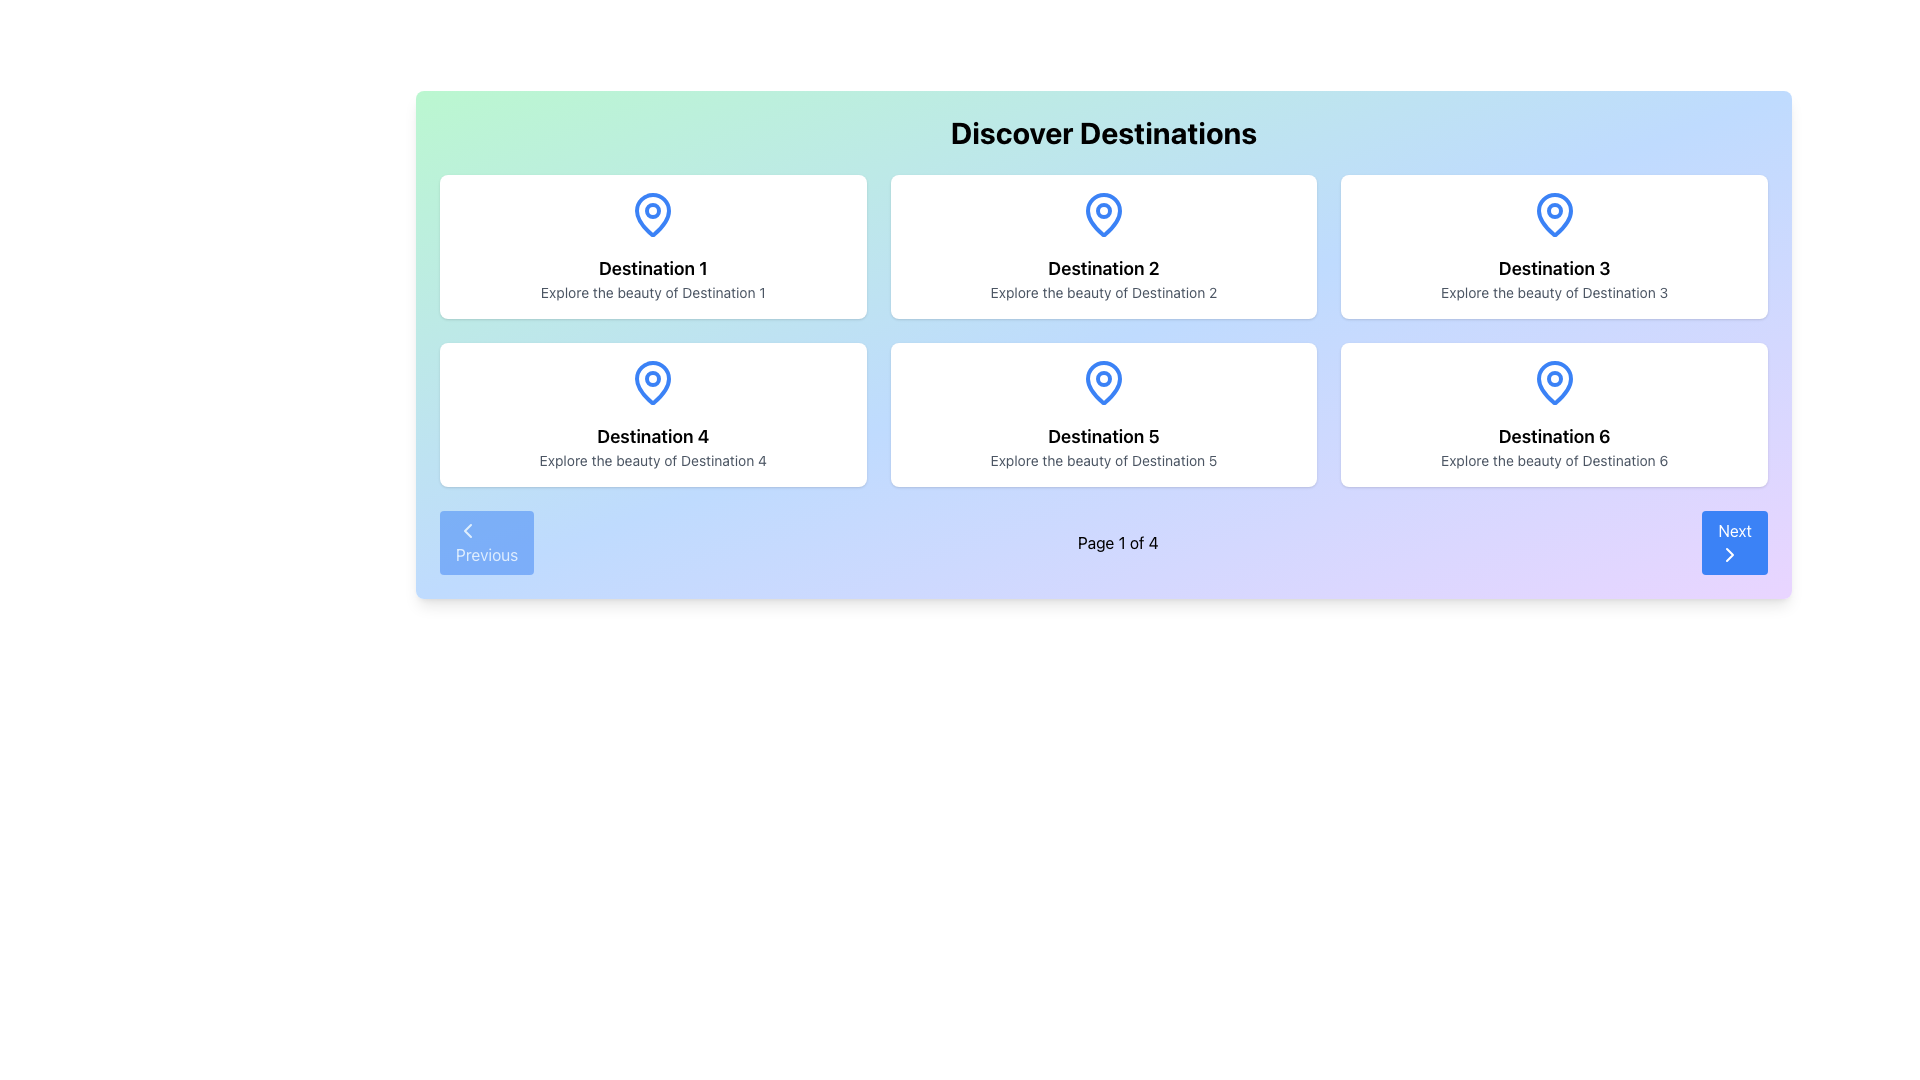  What do you see at coordinates (1553, 215) in the screenshot?
I see `the vector map pin icon representing 'Destination 3' located in the third tile of the 'Discover Destinations' grid layout` at bounding box center [1553, 215].